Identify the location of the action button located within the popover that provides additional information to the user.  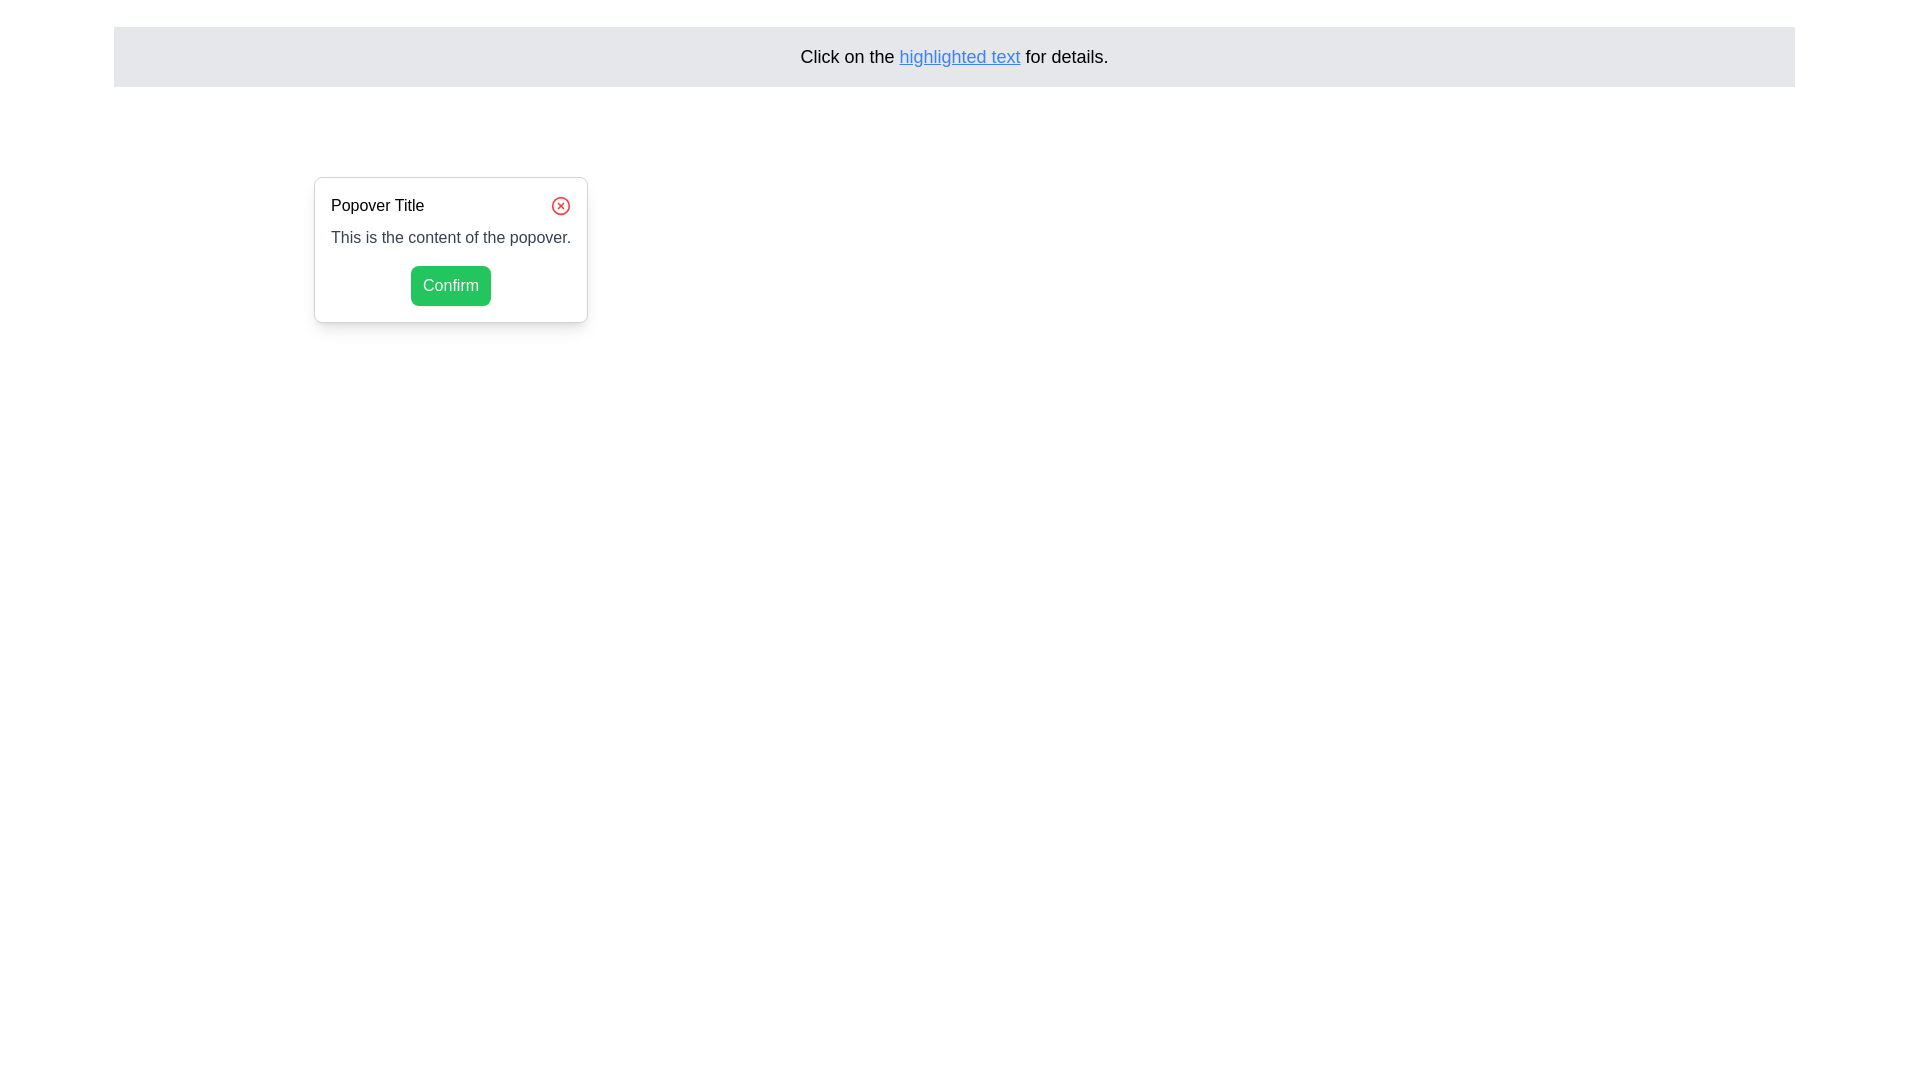
(450, 249).